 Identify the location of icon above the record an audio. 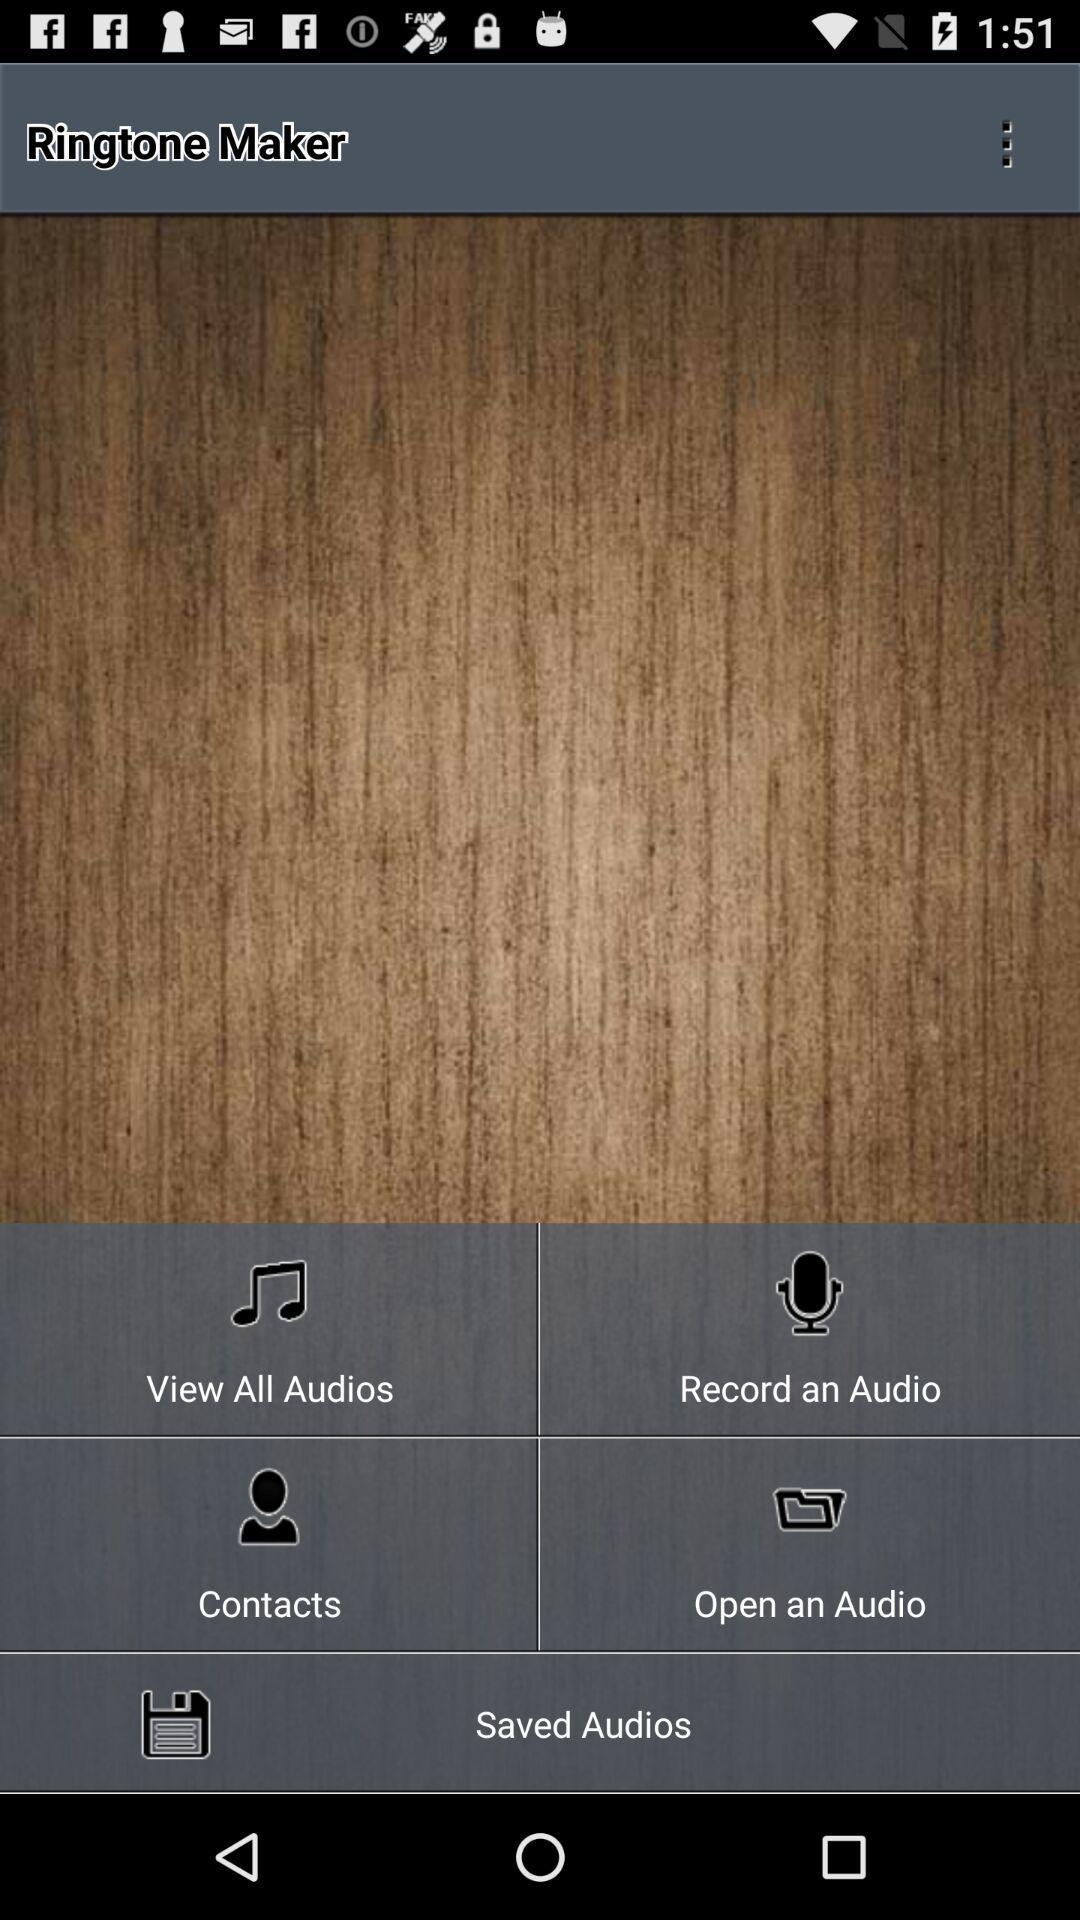
(1006, 140).